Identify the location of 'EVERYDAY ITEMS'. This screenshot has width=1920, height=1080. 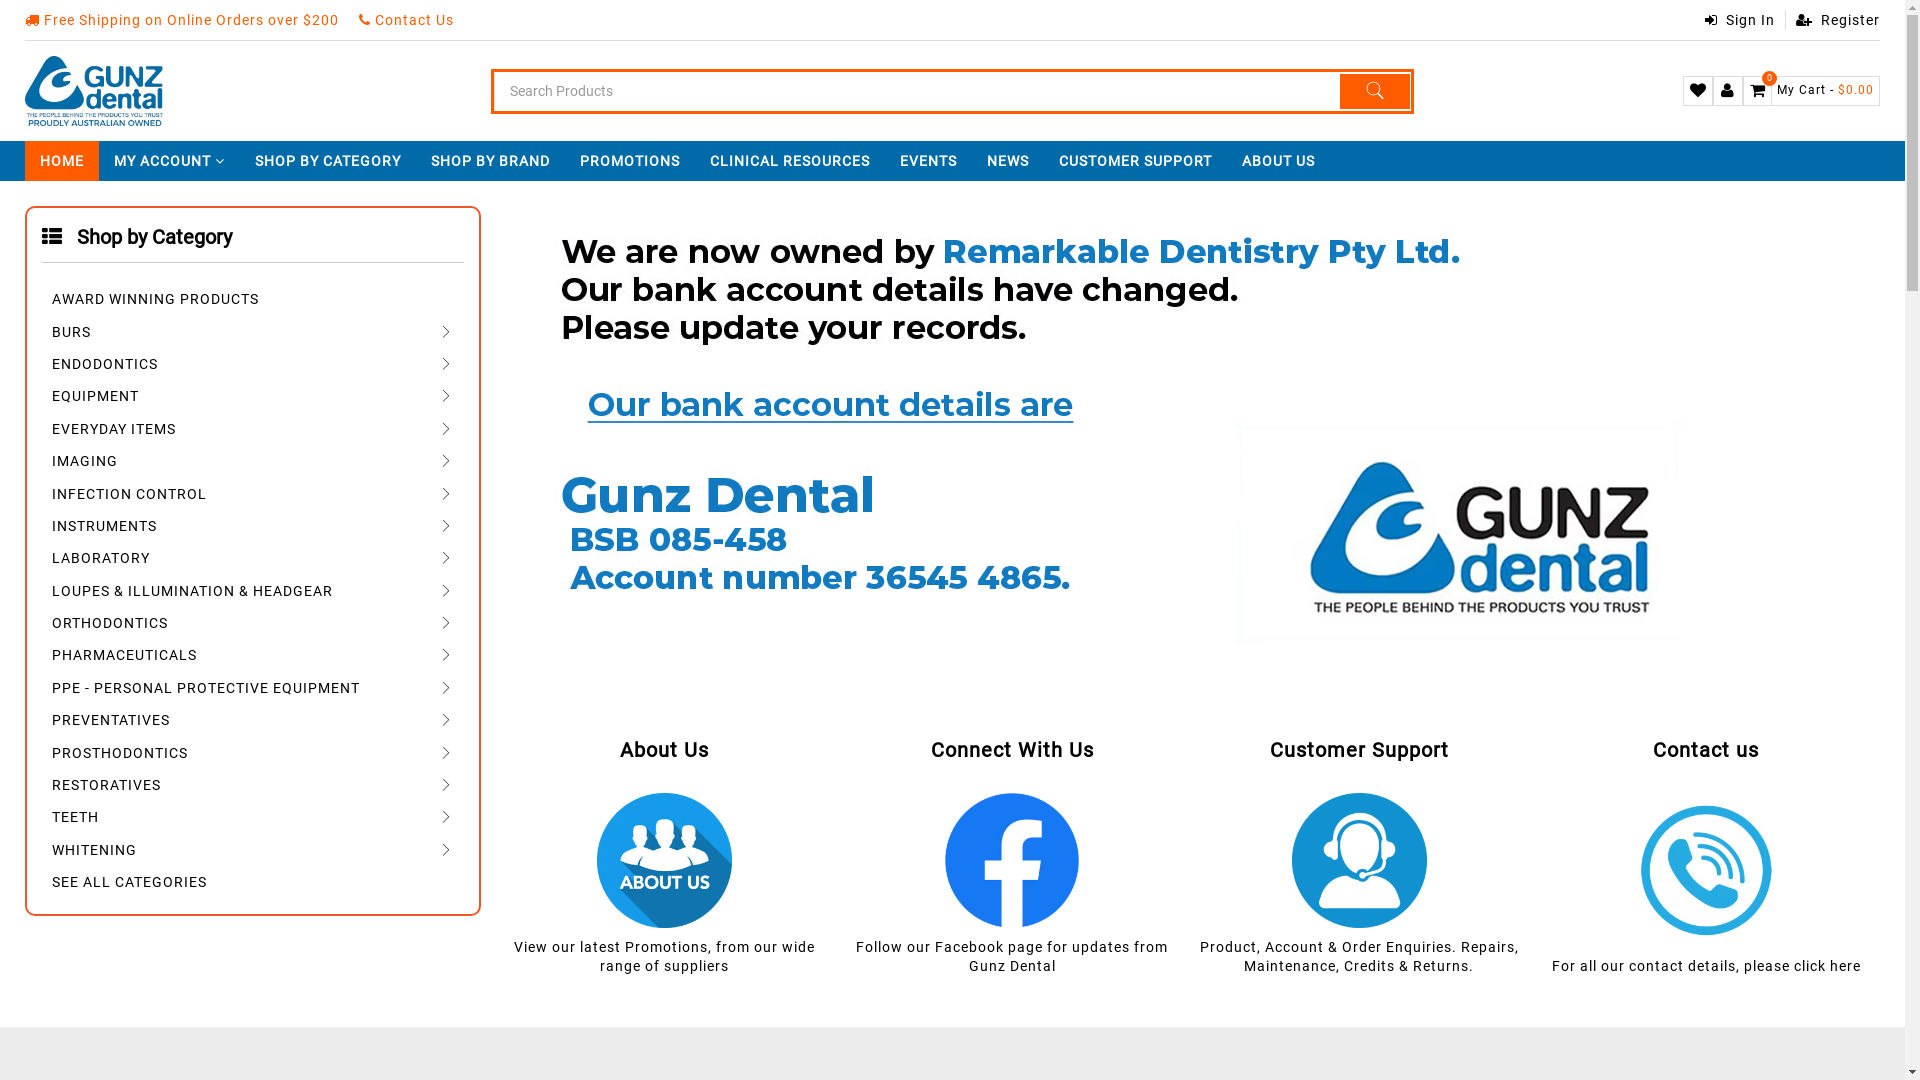
(252, 427).